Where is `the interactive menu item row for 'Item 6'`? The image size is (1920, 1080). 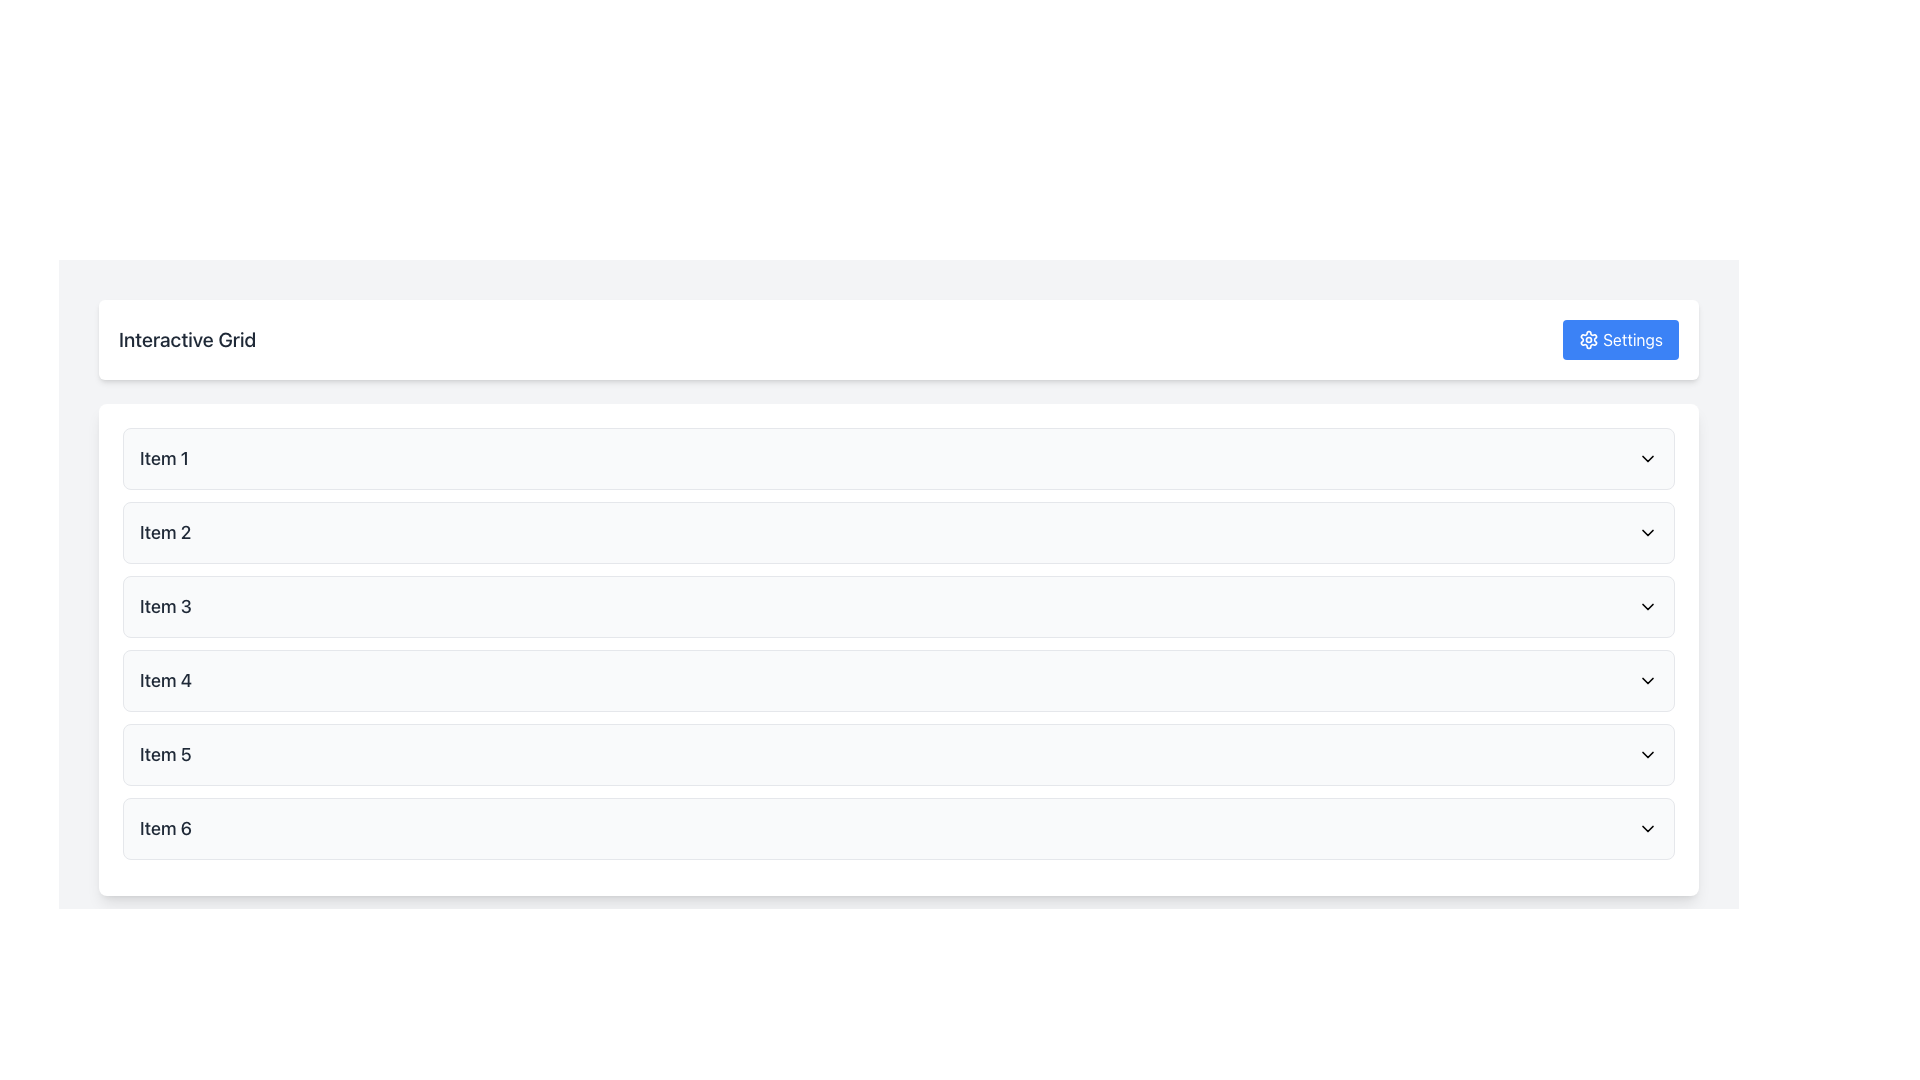 the interactive menu item row for 'Item 6' is located at coordinates (897, 829).